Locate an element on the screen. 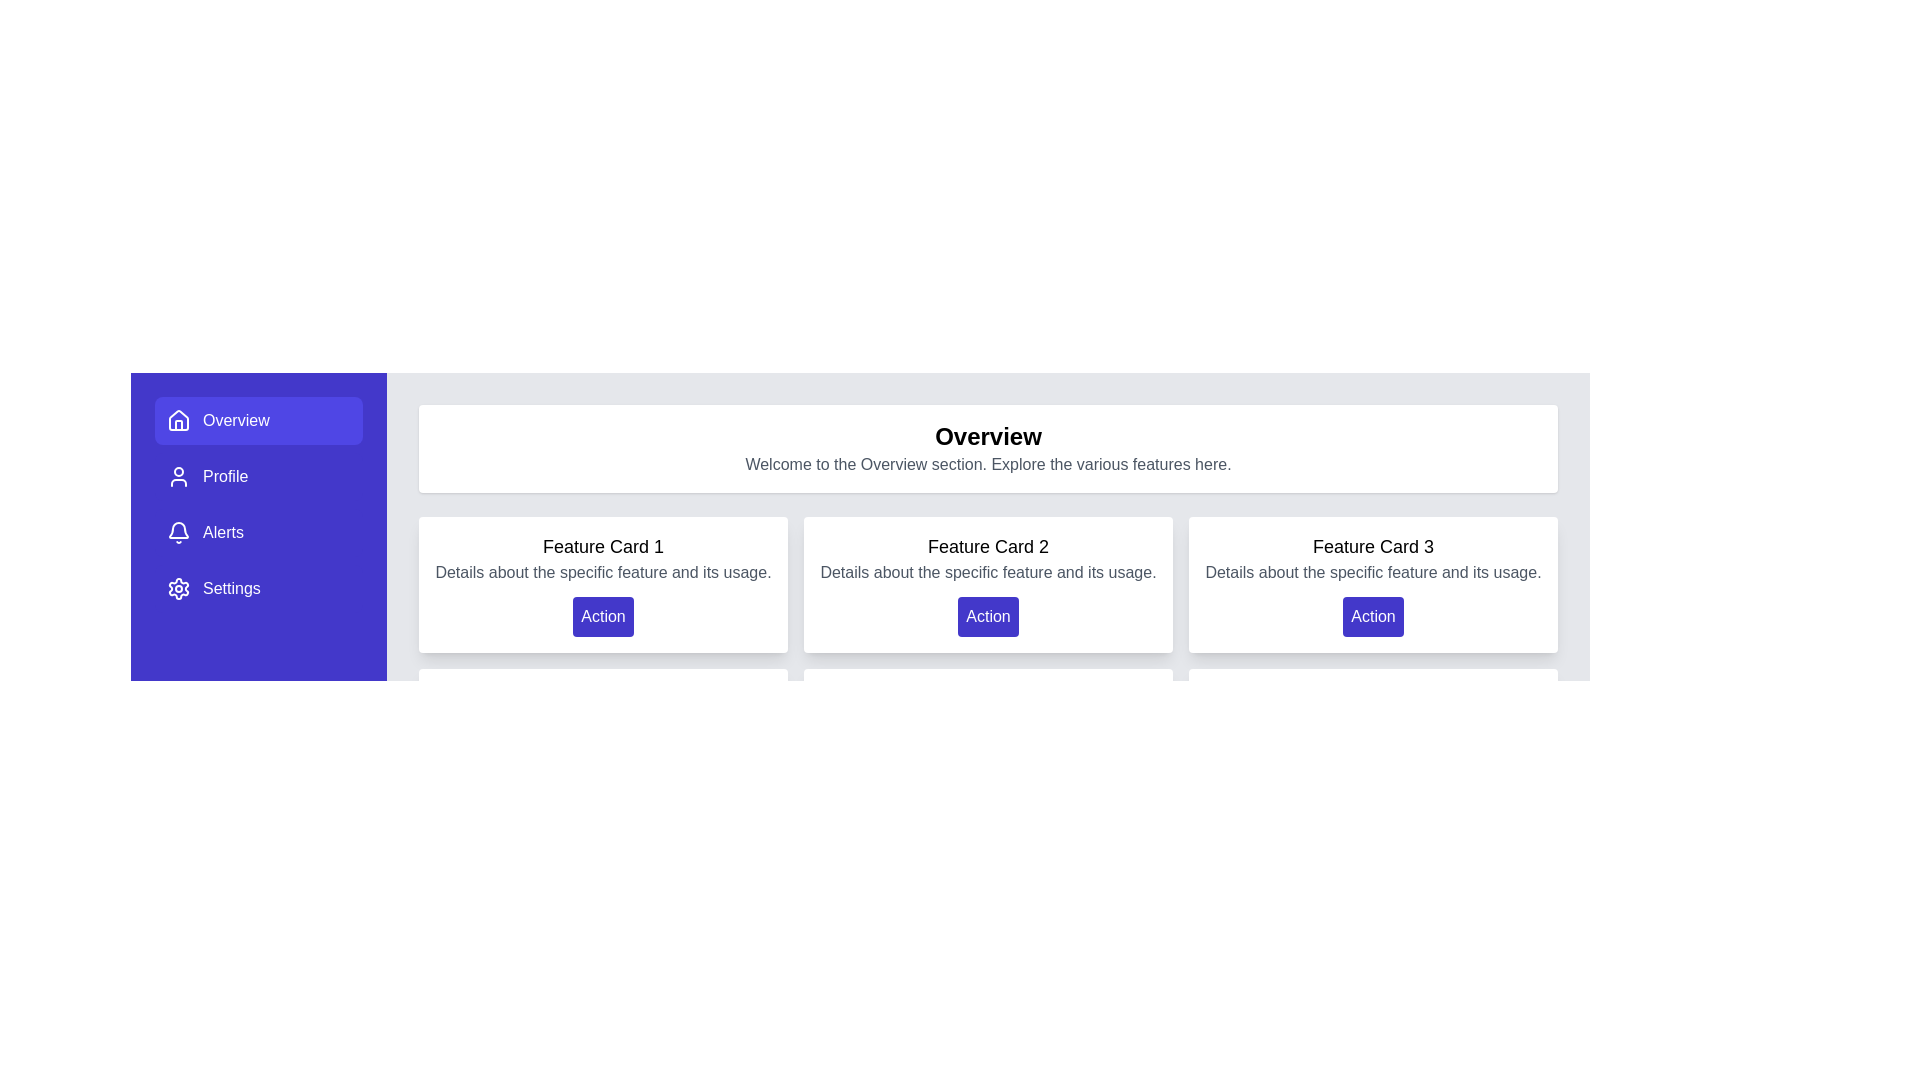 This screenshot has height=1080, width=1920. the 'Overview' text label in the sidebar, which indicates its functionality as a navigation option is located at coordinates (236, 419).